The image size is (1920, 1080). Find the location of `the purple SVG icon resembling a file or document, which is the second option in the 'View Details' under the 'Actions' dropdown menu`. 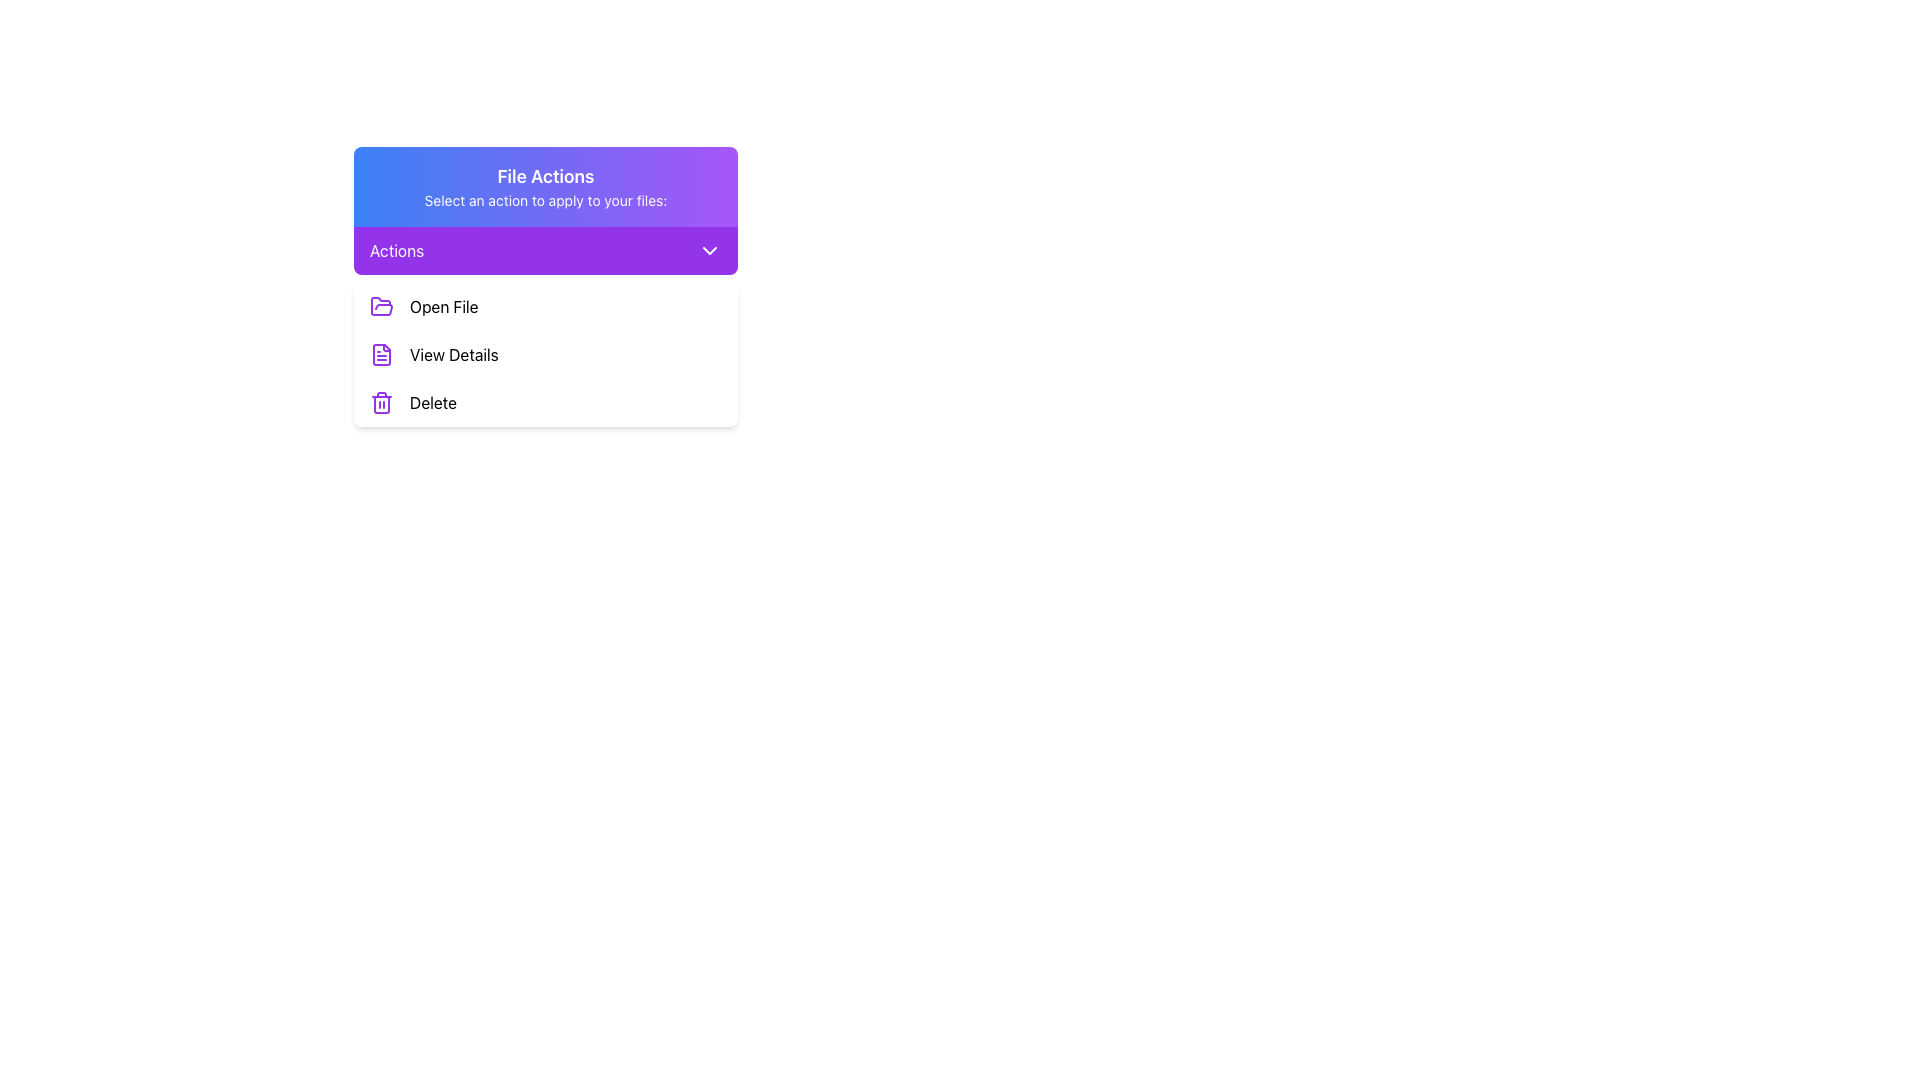

the purple SVG icon resembling a file or document, which is the second option in the 'View Details' under the 'Actions' dropdown menu is located at coordinates (382, 353).